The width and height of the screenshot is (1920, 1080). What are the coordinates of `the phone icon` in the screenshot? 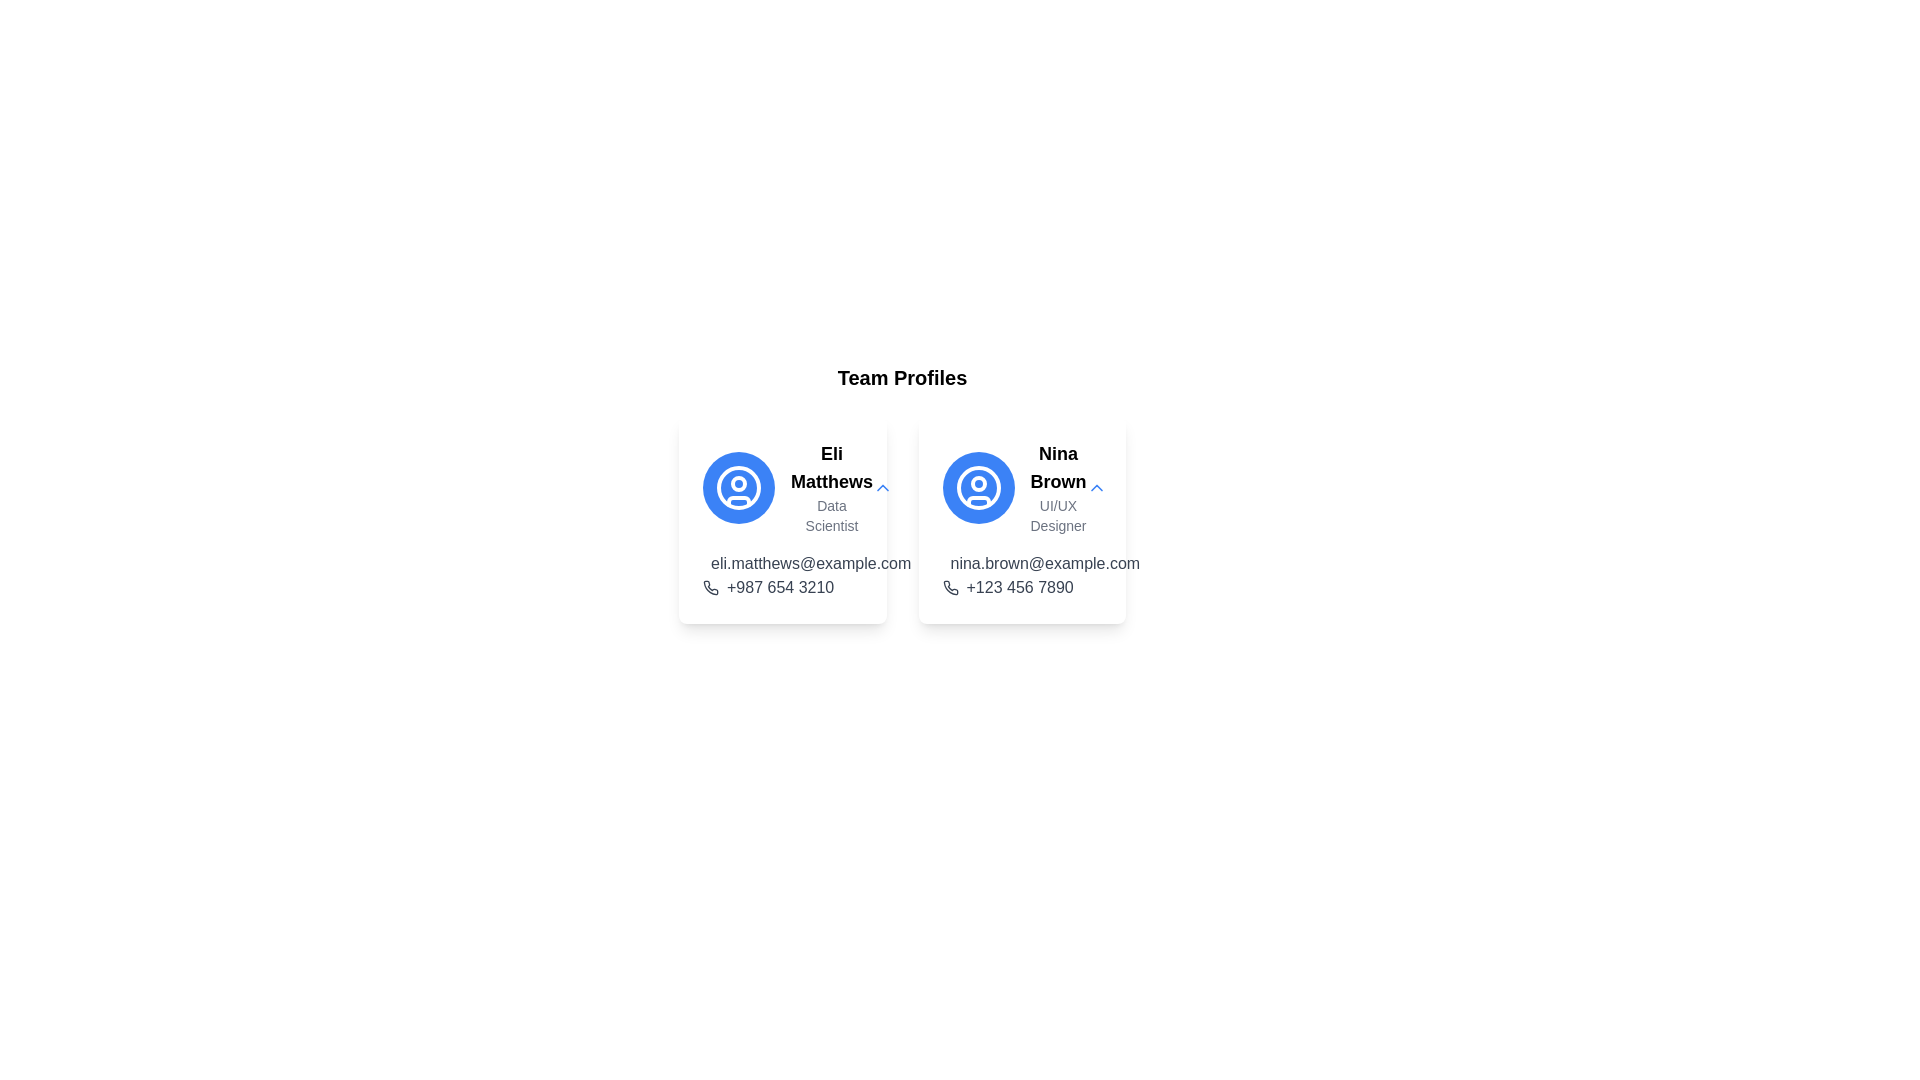 It's located at (949, 586).